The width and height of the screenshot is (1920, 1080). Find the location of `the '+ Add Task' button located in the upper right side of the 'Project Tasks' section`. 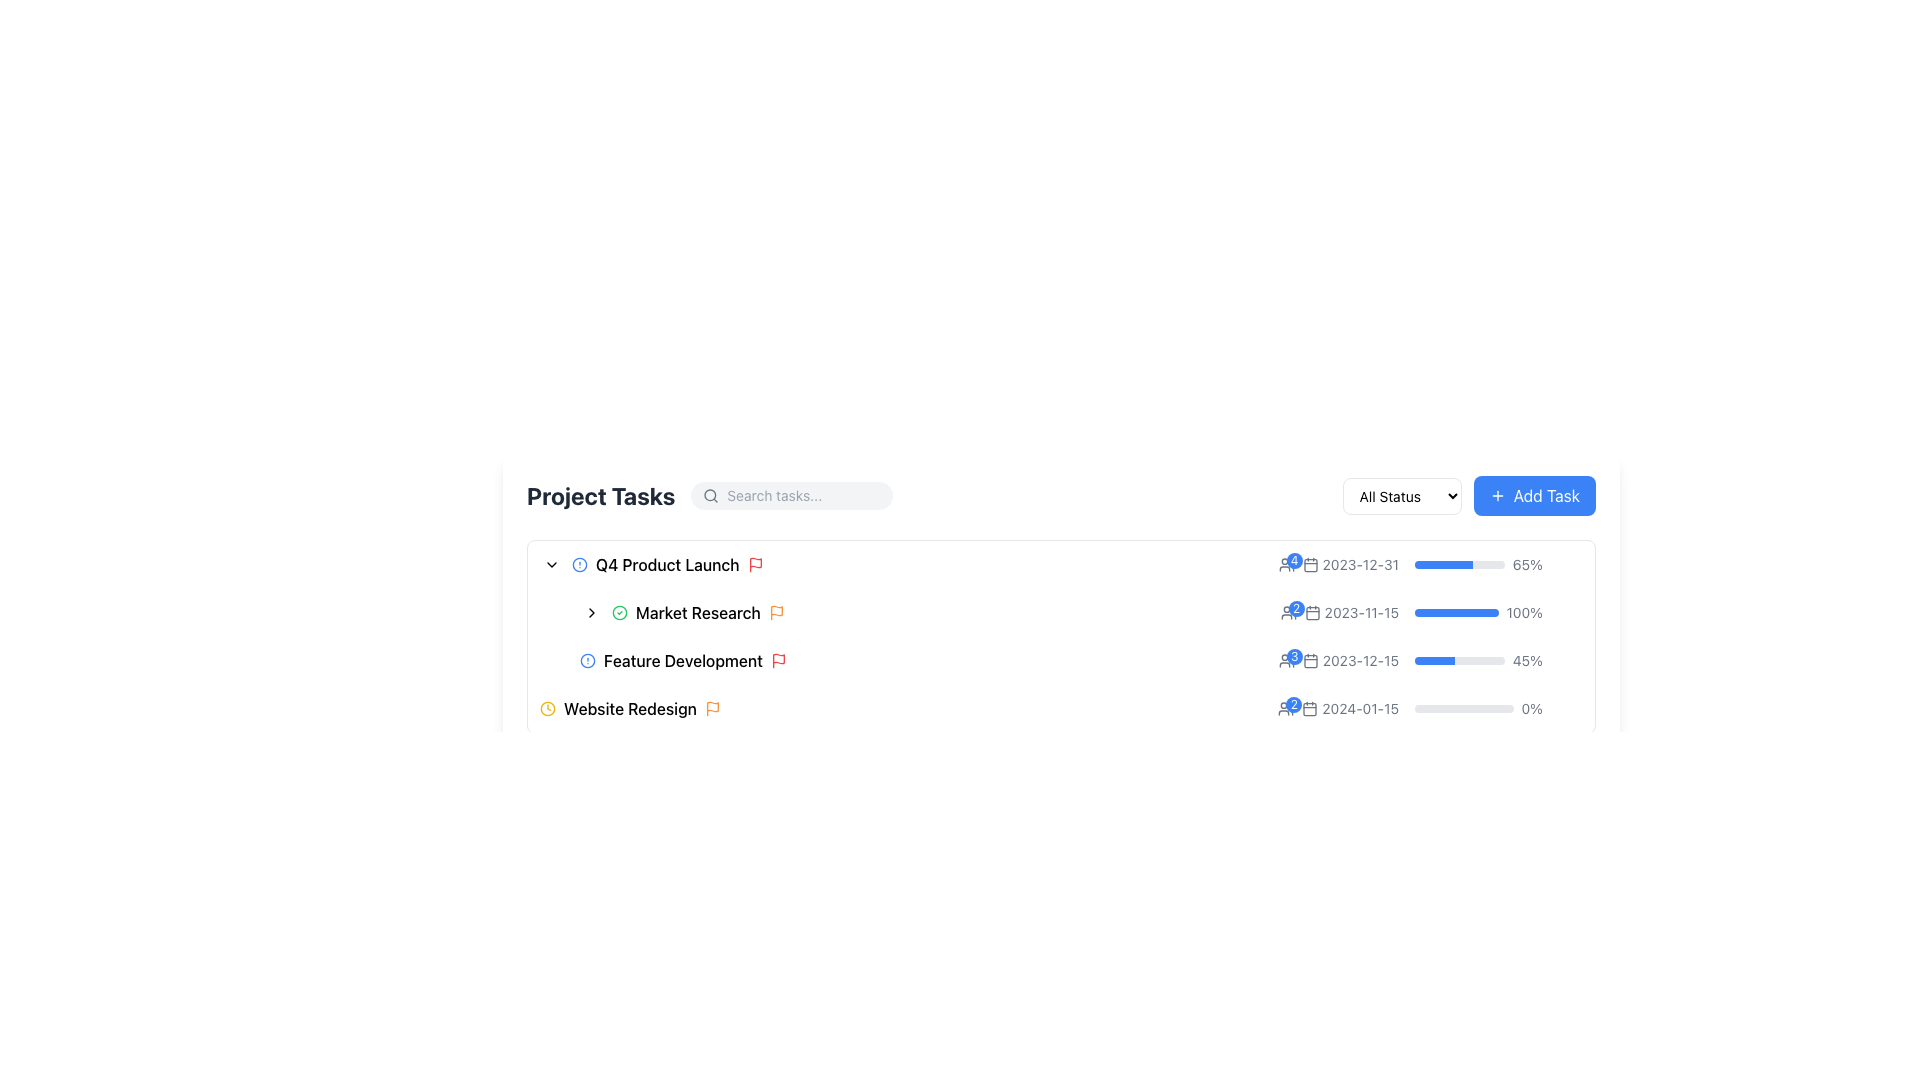

the '+ Add Task' button located in the upper right side of the 'Project Tasks' section is located at coordinates (1469, 495).